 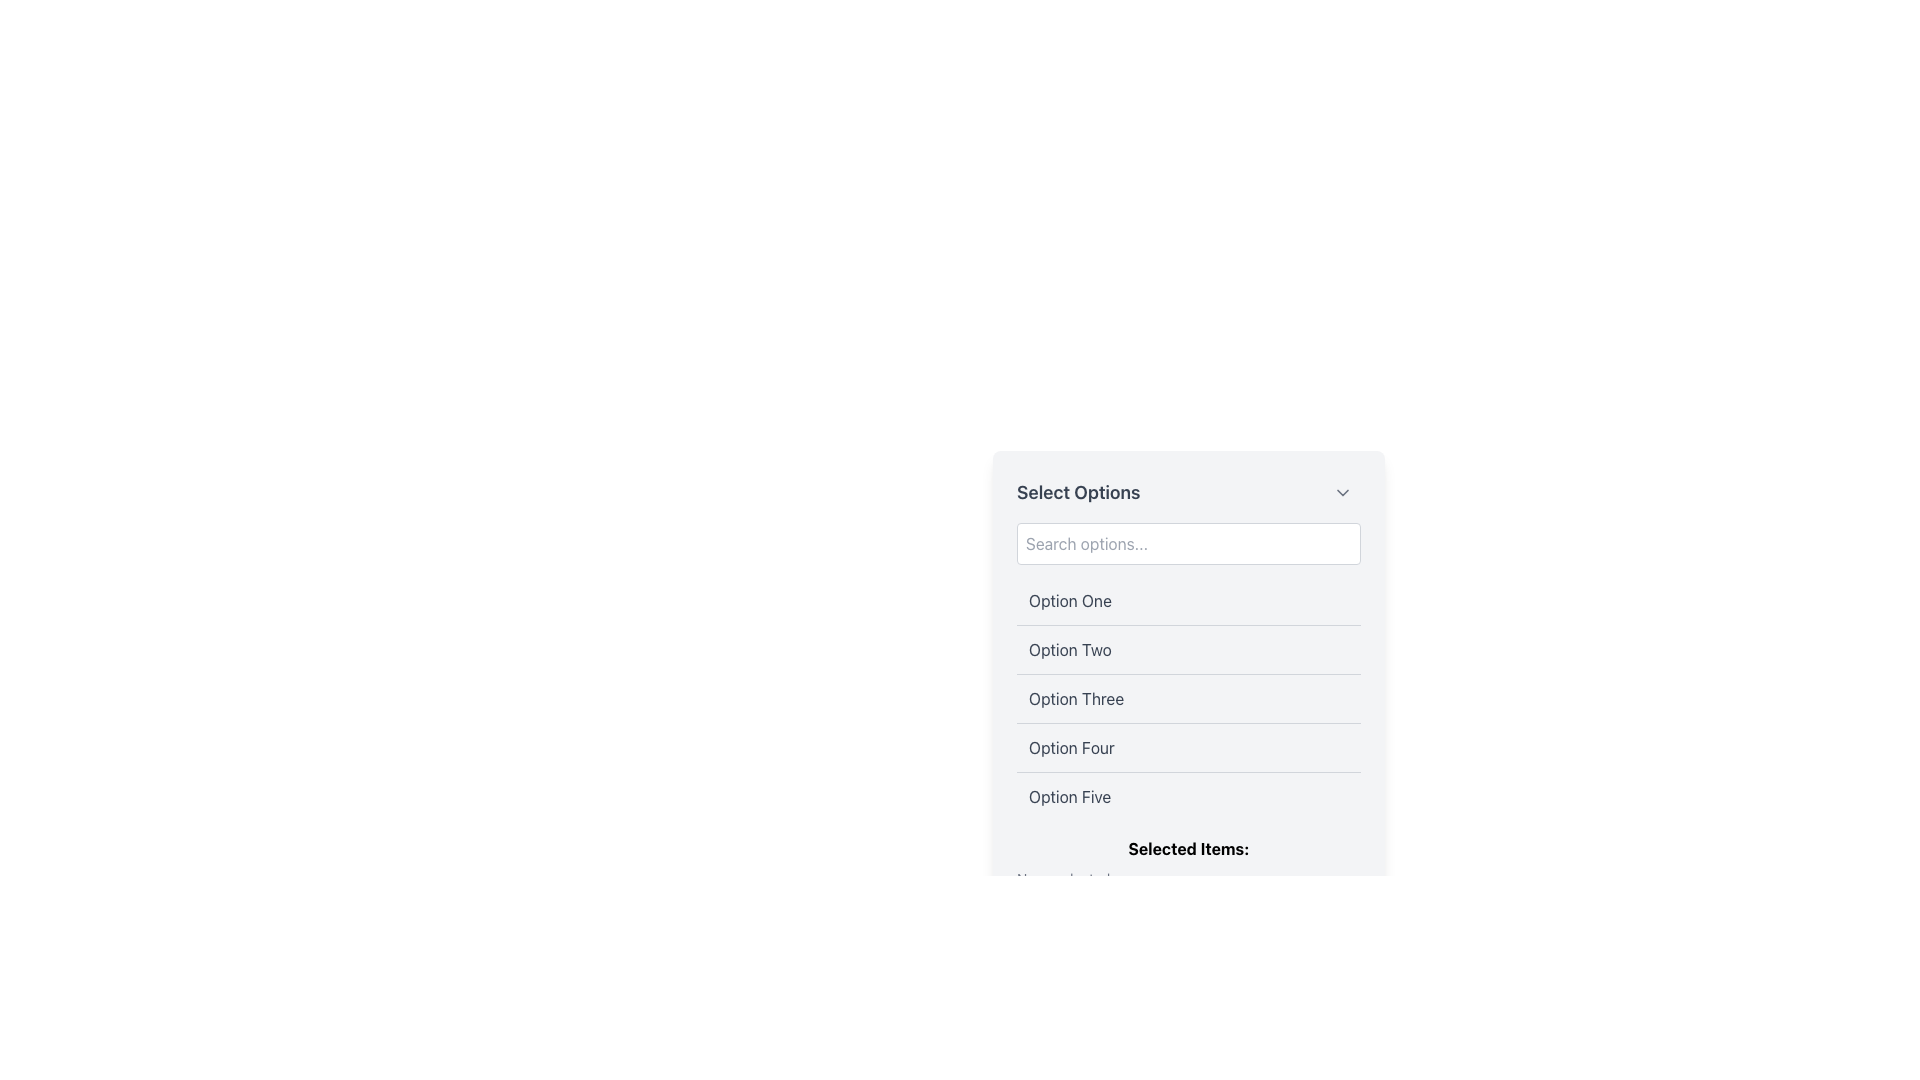 I want to click on the text label indicating the section where selected items are displayed, which is located above the text 'None selected.', so click(x=1189, y=848).